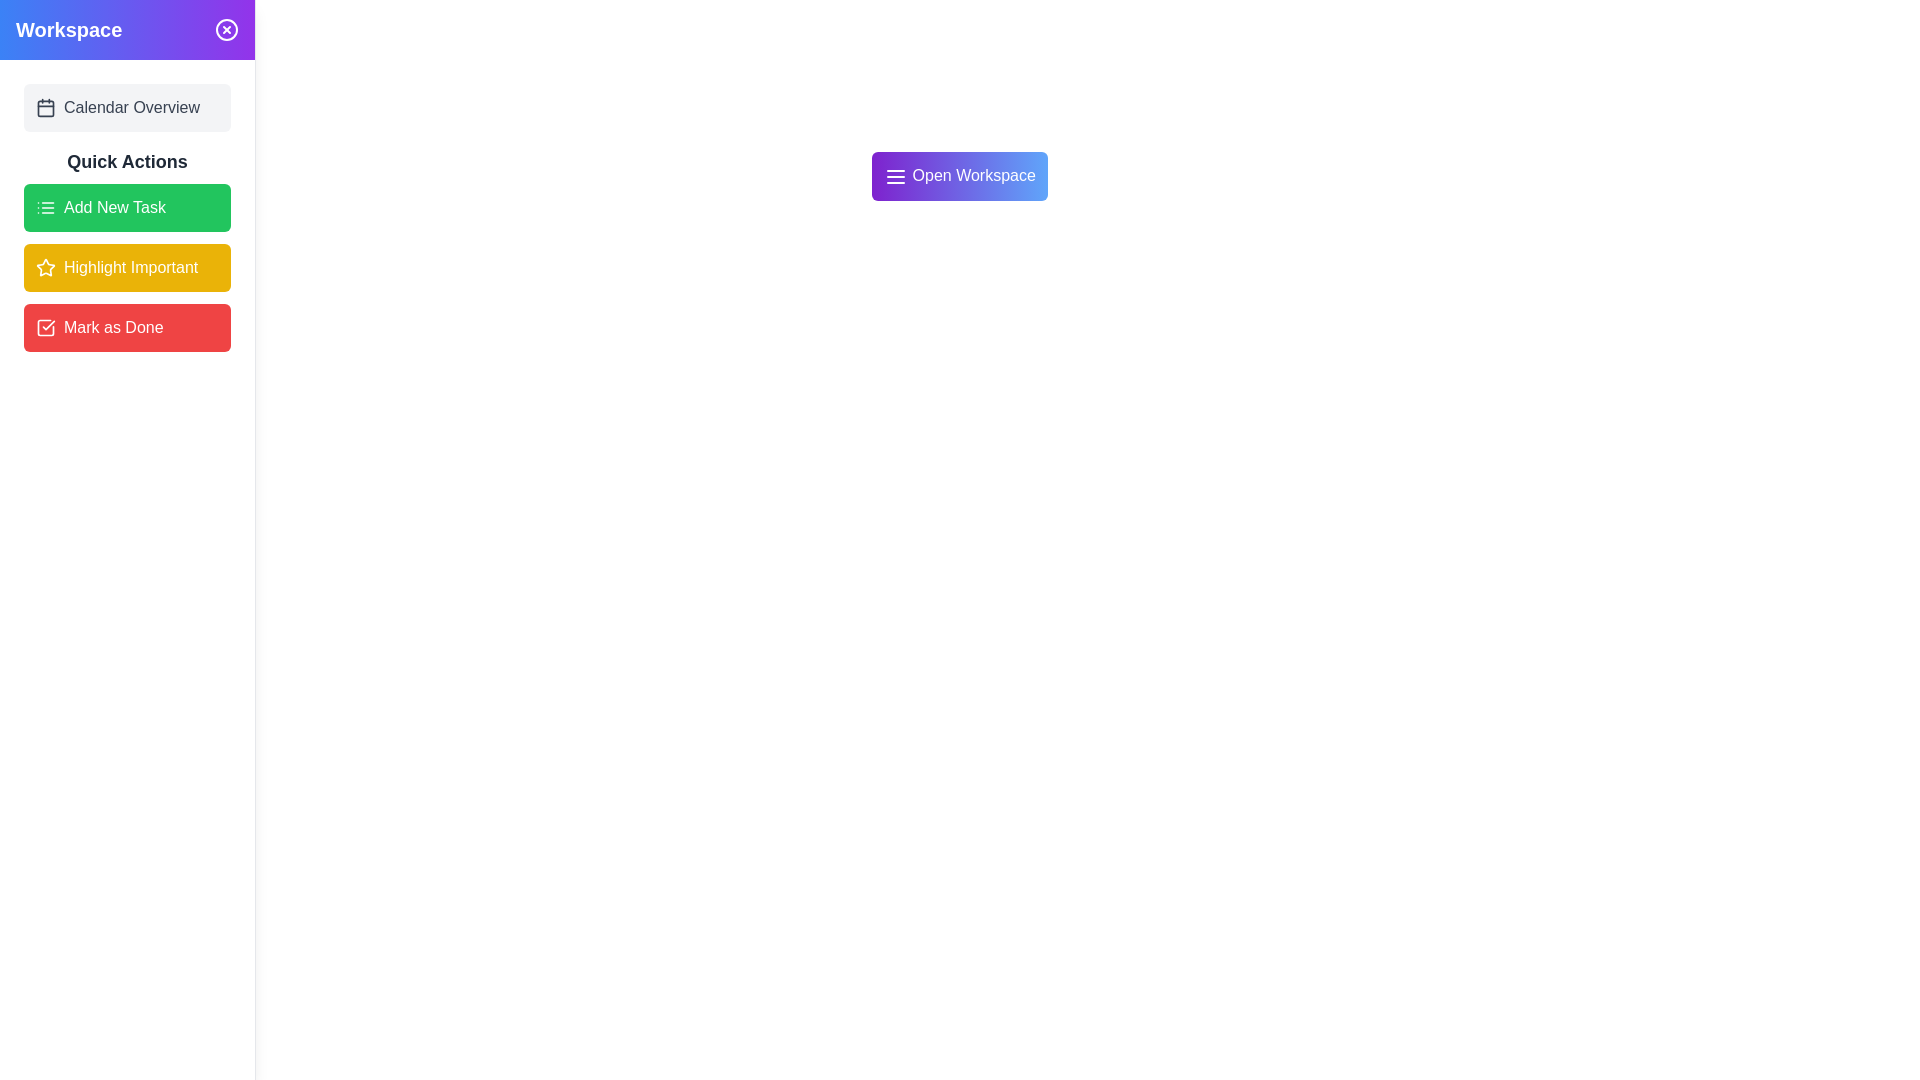 The image size is (1920, 1080). I want to click on the 'Open Workspace' button with a gradient background and a hamburger menu icon, so click(960, 175).